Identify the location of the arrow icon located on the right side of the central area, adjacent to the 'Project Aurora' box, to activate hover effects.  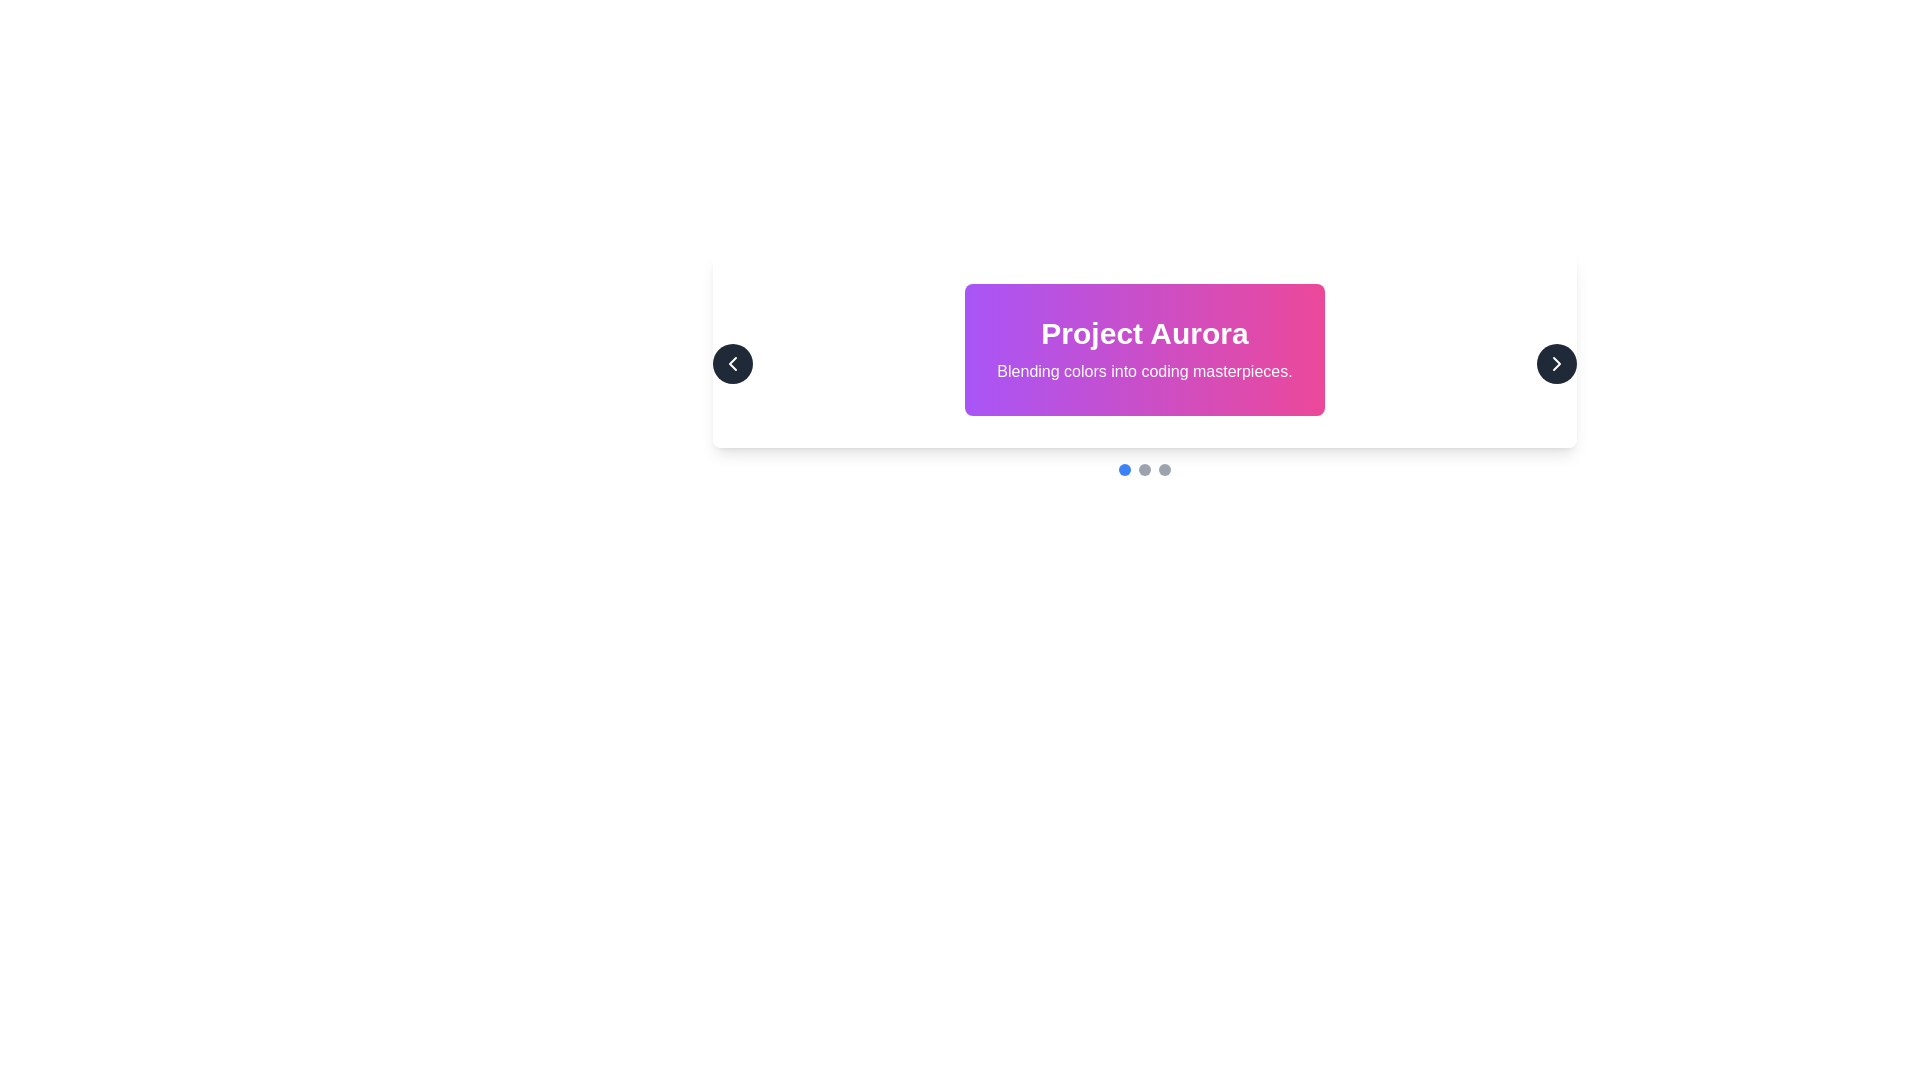
(1555, 363).